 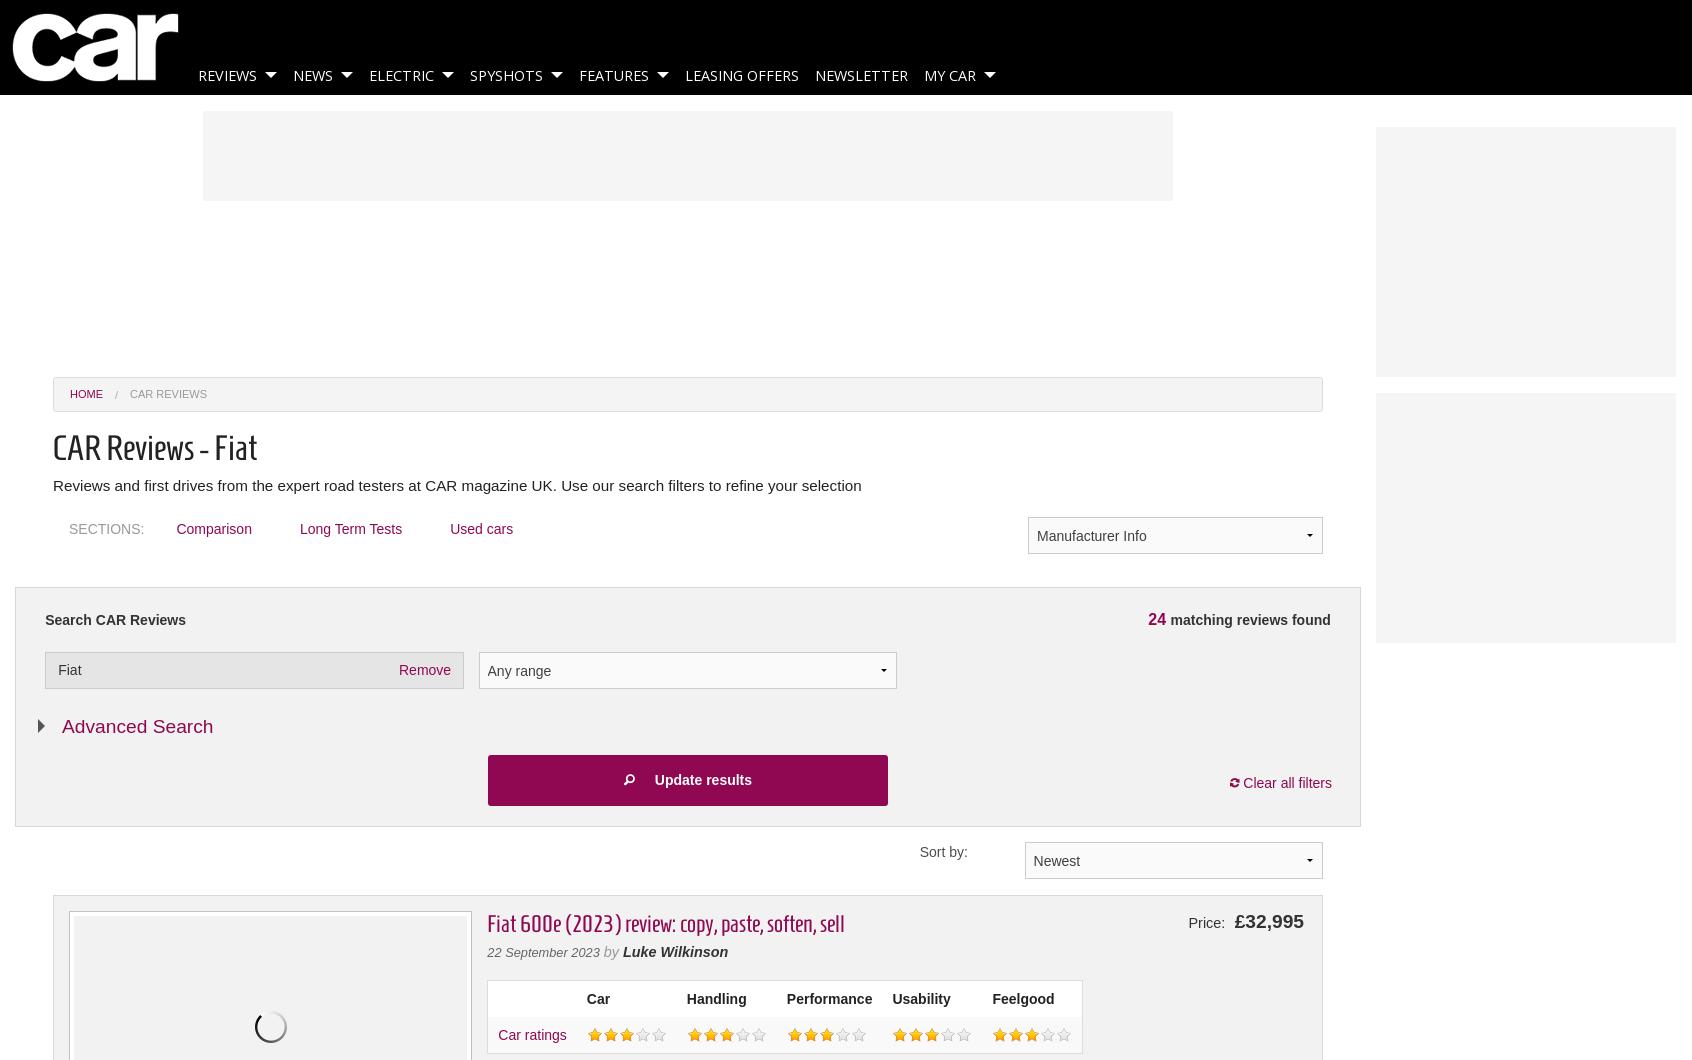 What do you see at coordinates (715, 996) in the screenshot?
I see `'Handling'` at bounding box center [715, 996].